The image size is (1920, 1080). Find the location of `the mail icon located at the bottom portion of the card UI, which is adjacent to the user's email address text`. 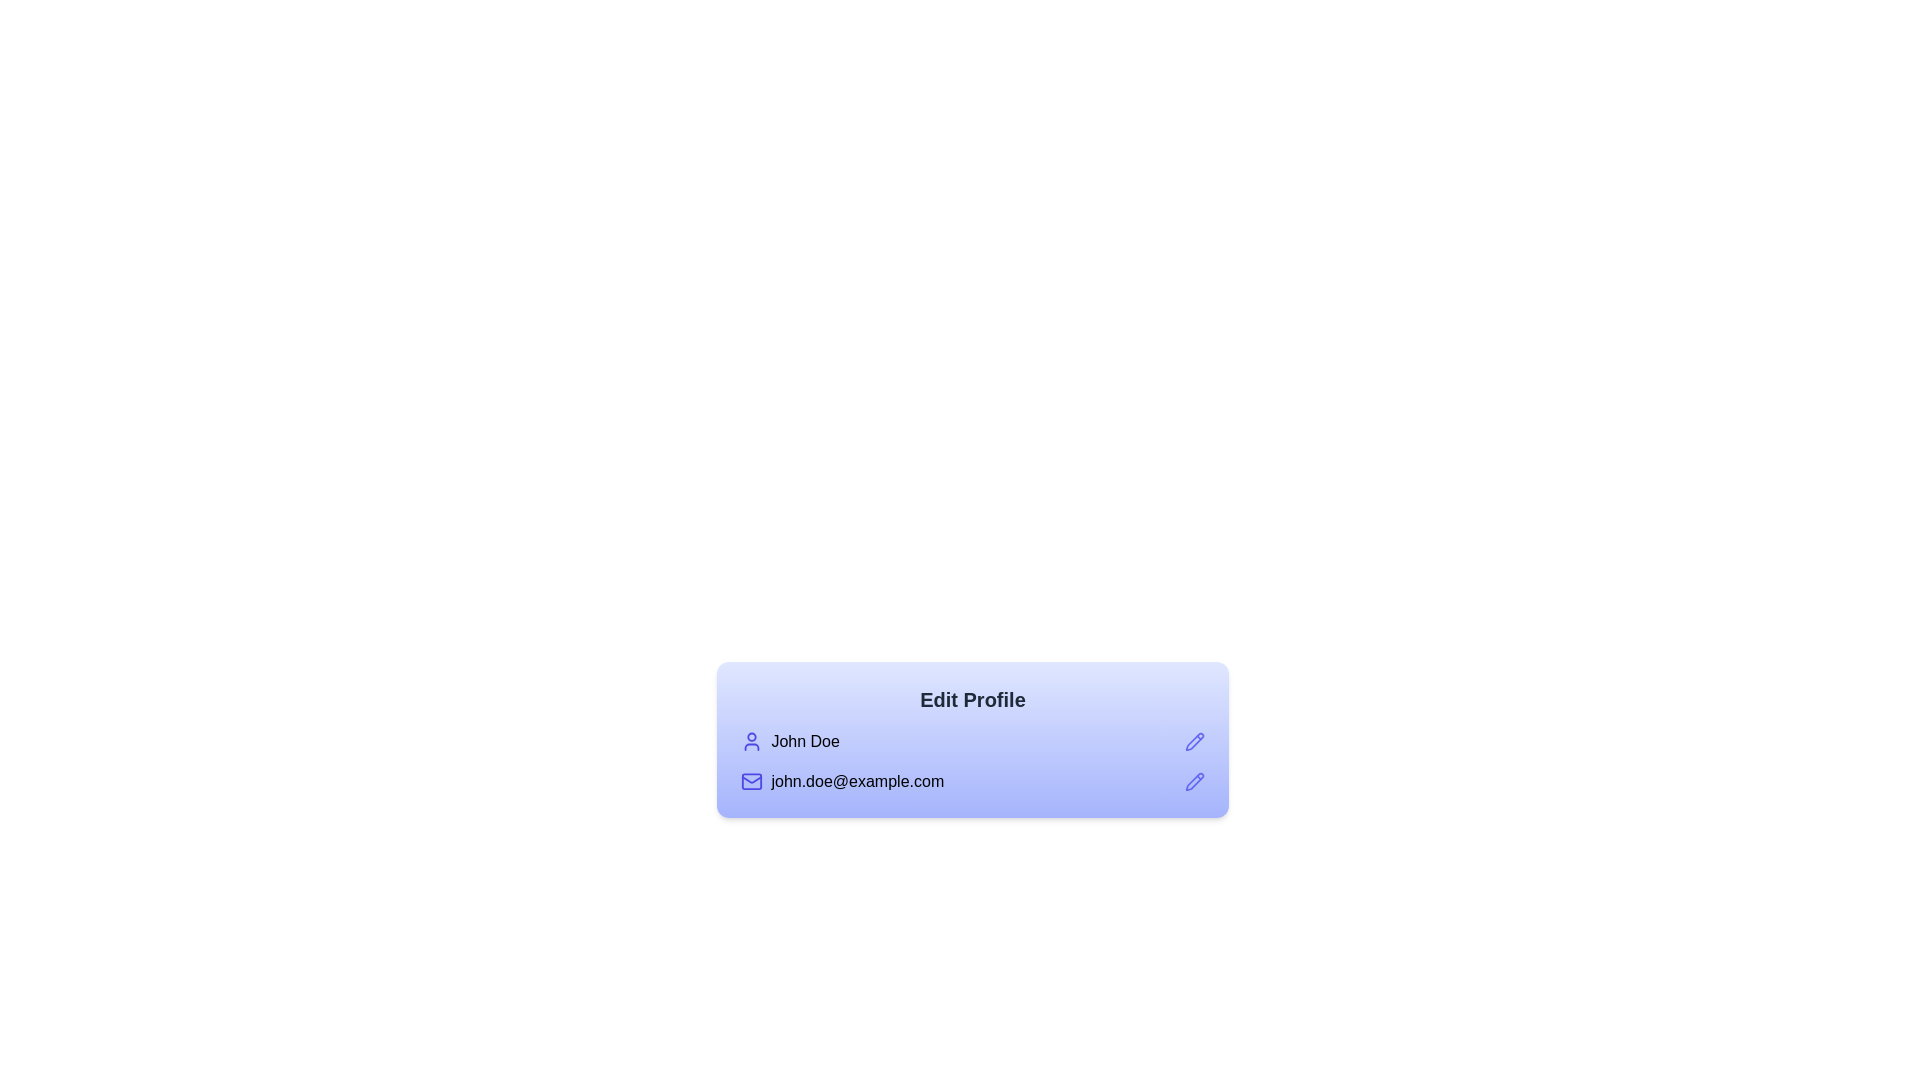

the mail icon located at the bottom portion of the card UI, which is adjacent to the user's email address text is located at coordinates (751, 778).